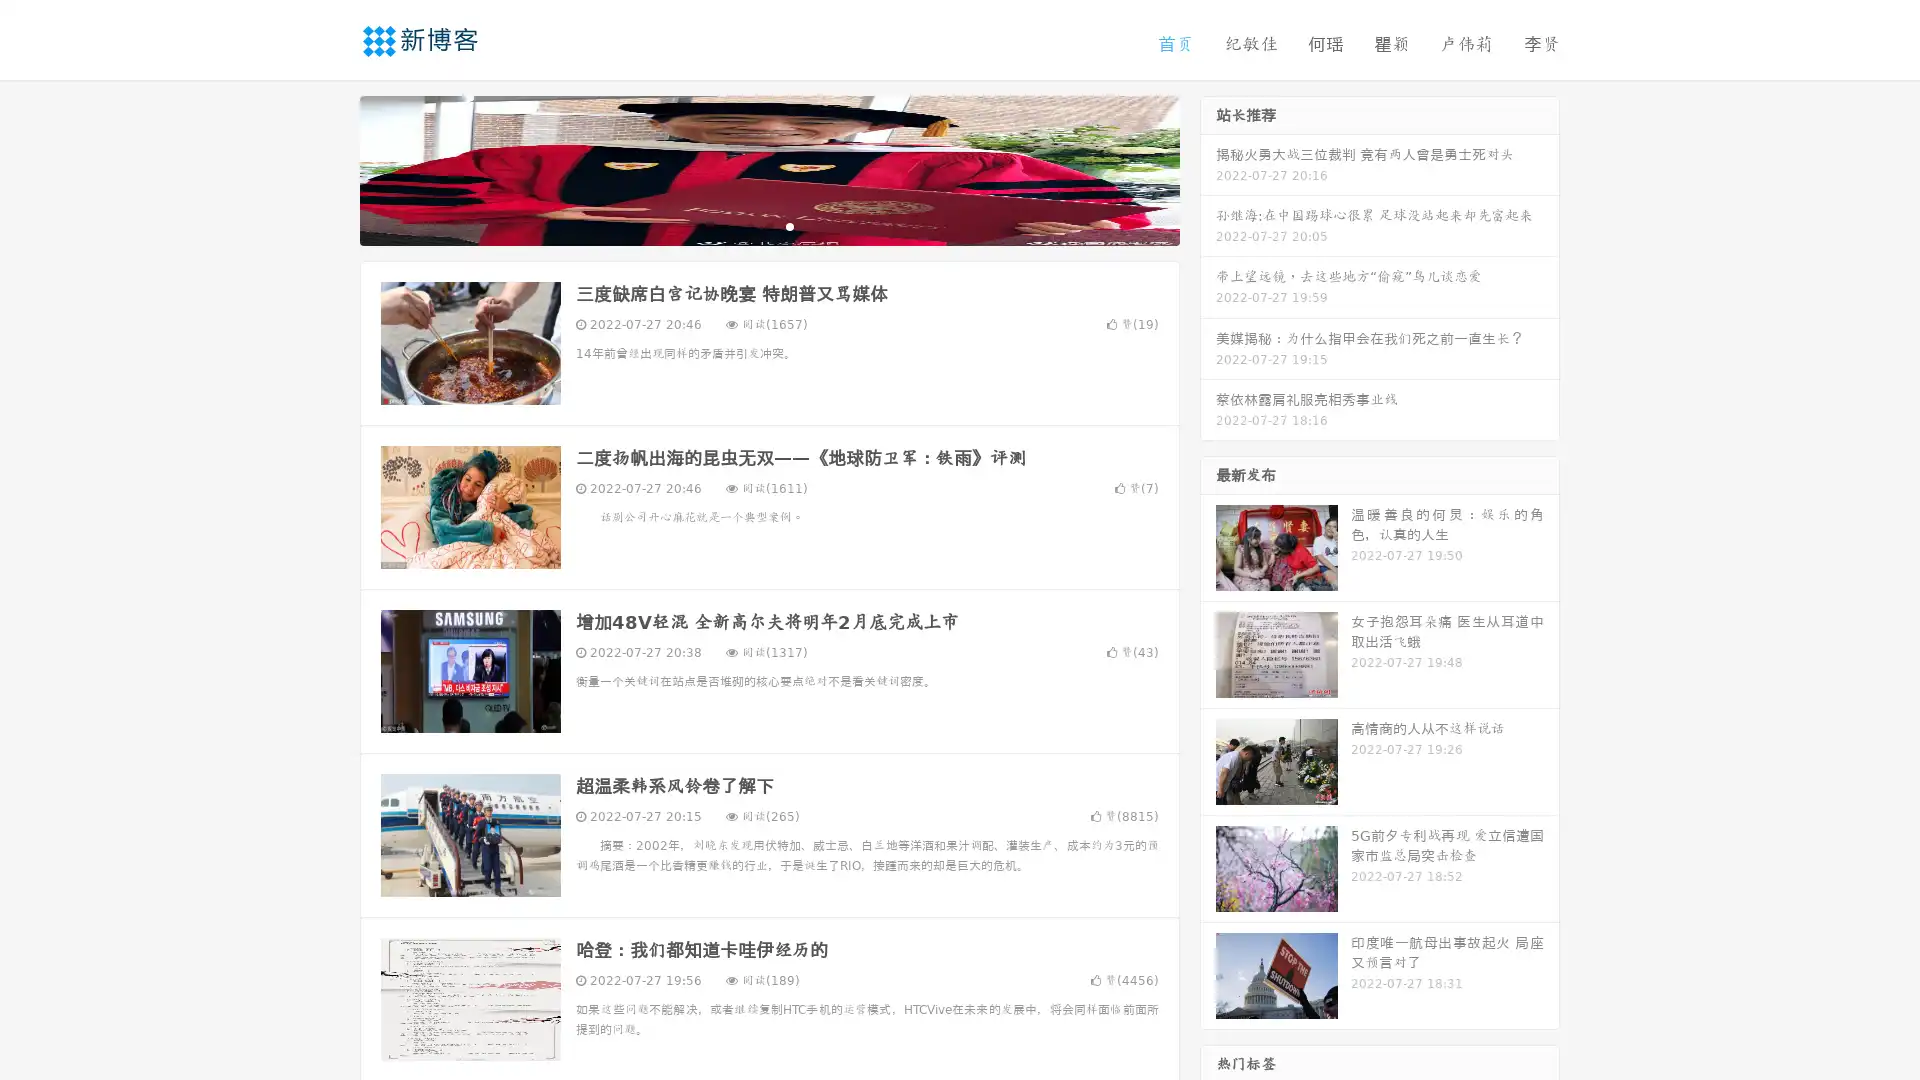 The height and width of the screenshot is (1080, 1920). Describe the element at coordinates (789, 225) in the screenshot. I see `Go to slide 3` at that location.